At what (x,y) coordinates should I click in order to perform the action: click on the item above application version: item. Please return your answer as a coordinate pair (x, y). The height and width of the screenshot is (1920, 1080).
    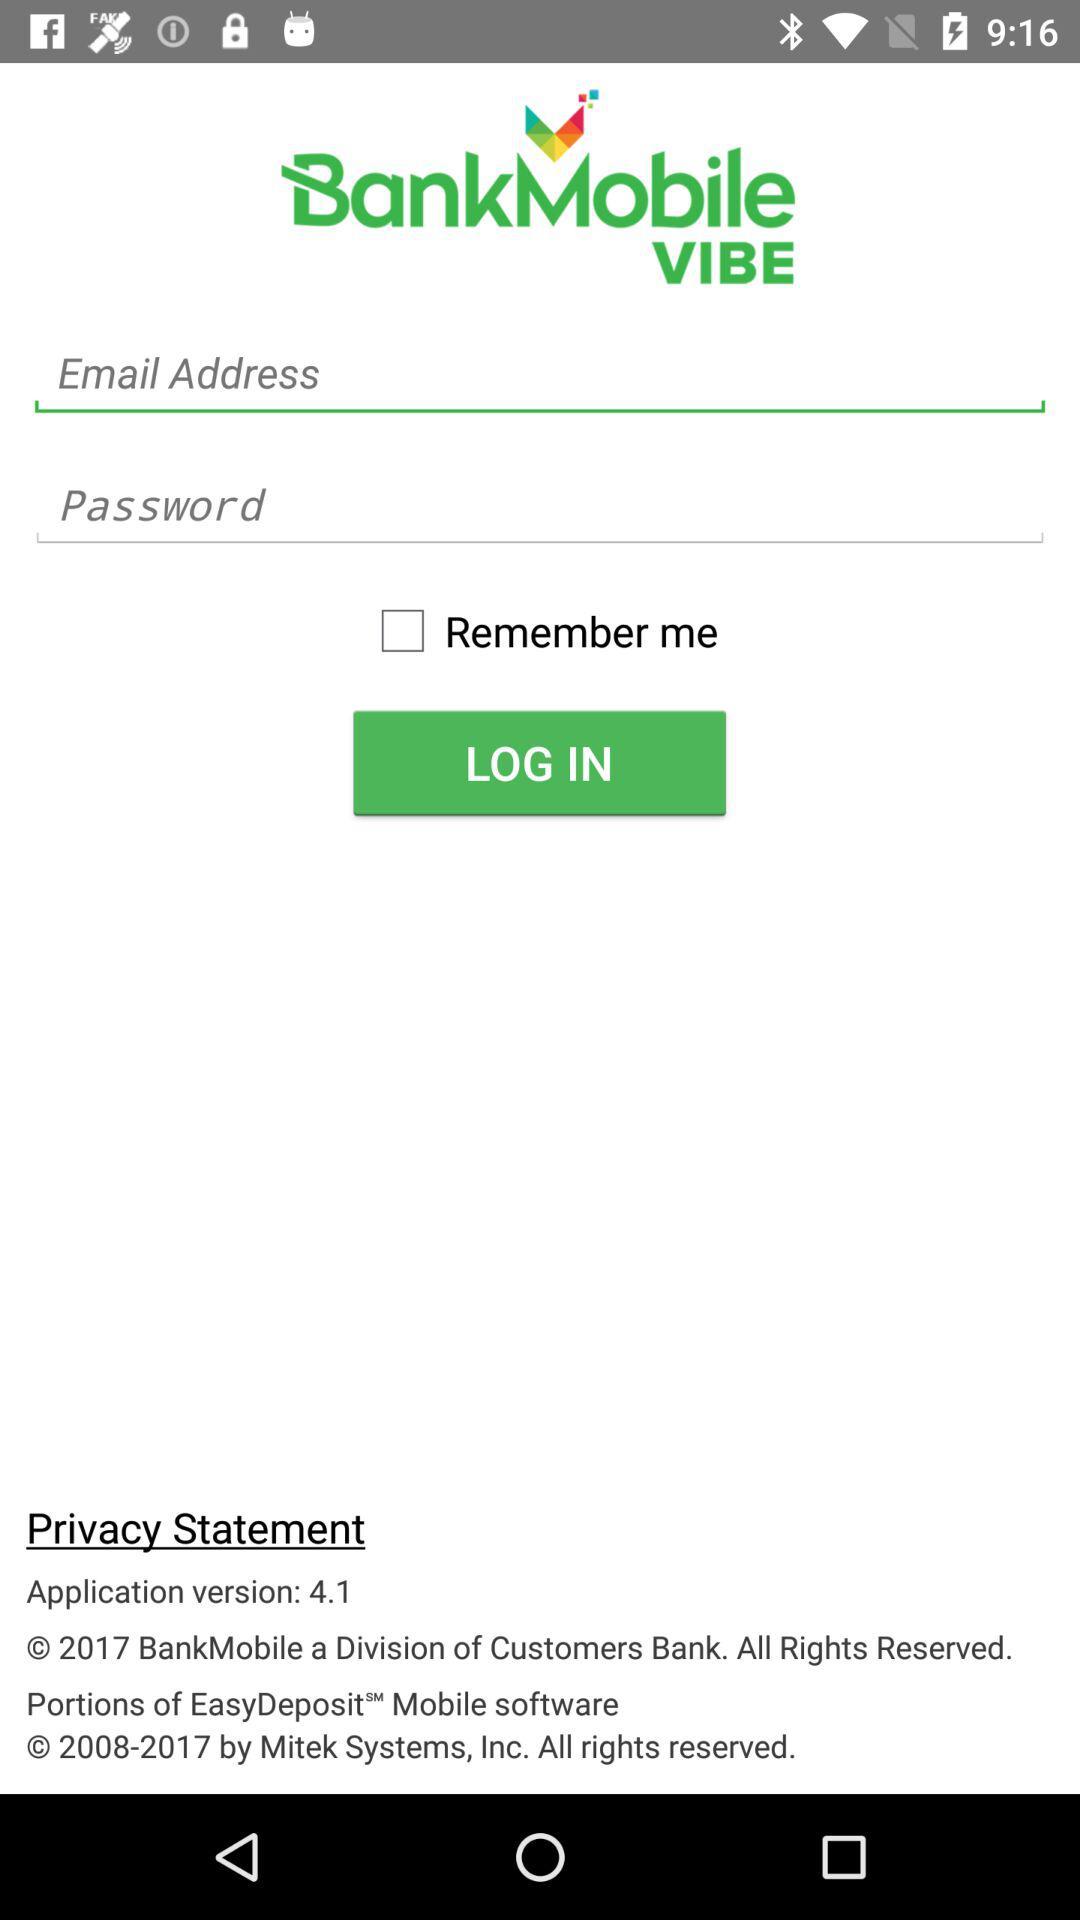
    Looking at the image, I should click on (195, 1525).